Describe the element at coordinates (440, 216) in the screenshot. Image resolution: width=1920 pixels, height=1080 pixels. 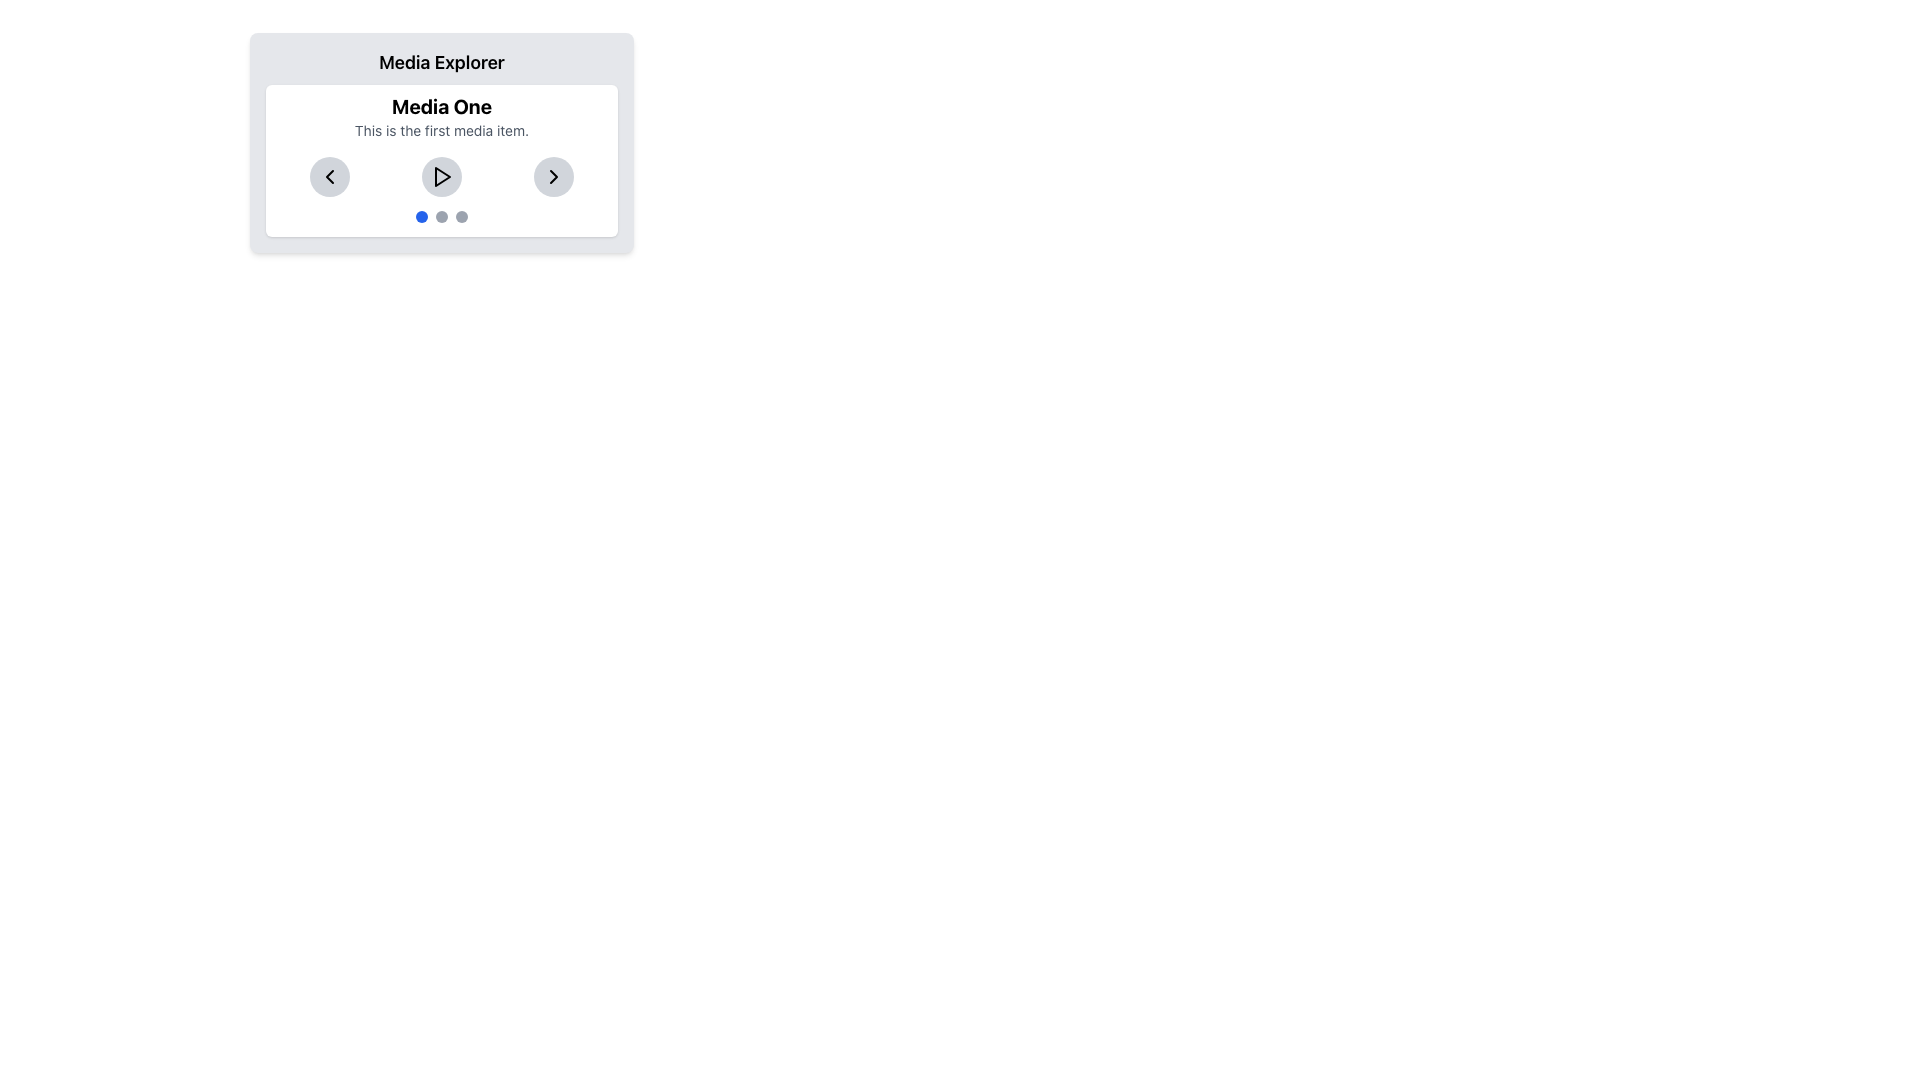
I see `the second round indicator dot with a gray background, located horizontally beneath the media title` at that location.